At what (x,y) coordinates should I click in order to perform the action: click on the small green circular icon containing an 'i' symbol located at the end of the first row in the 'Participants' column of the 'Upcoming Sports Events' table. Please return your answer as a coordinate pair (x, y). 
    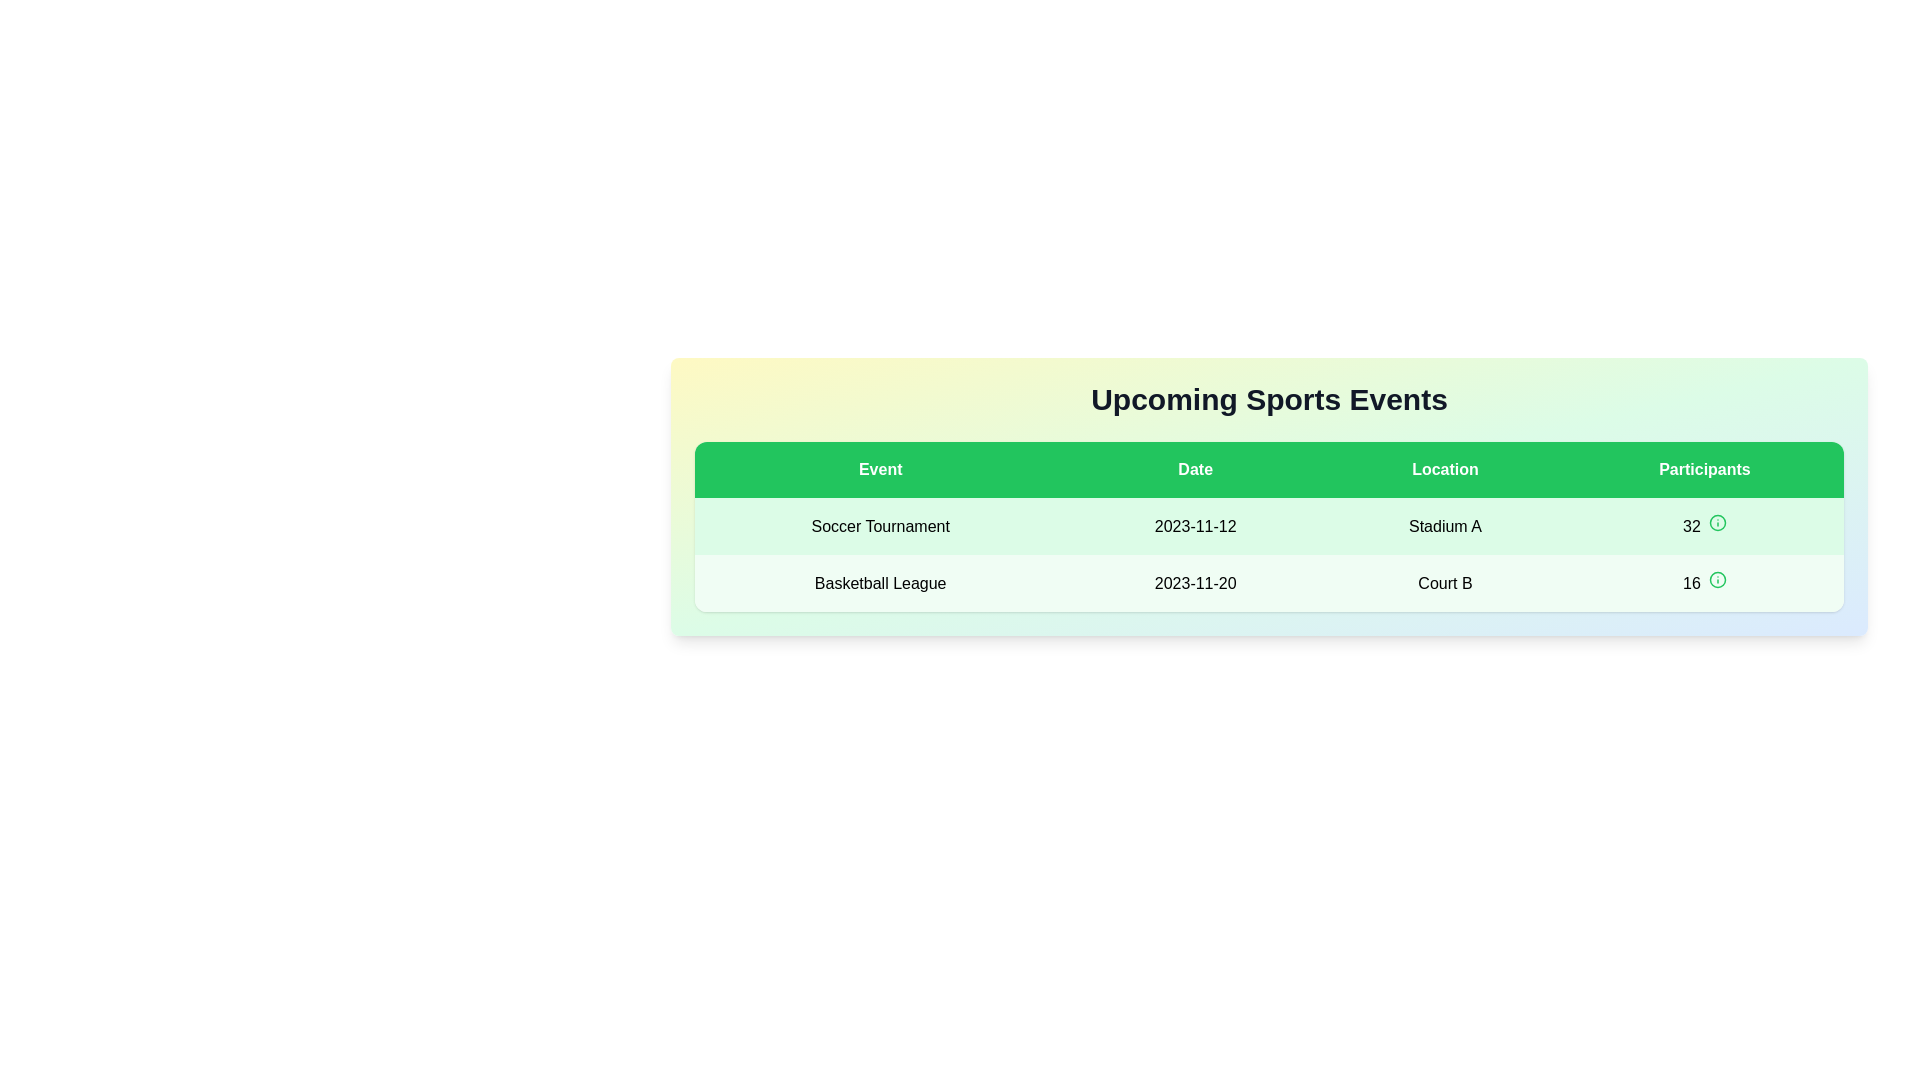
    Looking at the image, I should click on (1716, 522).